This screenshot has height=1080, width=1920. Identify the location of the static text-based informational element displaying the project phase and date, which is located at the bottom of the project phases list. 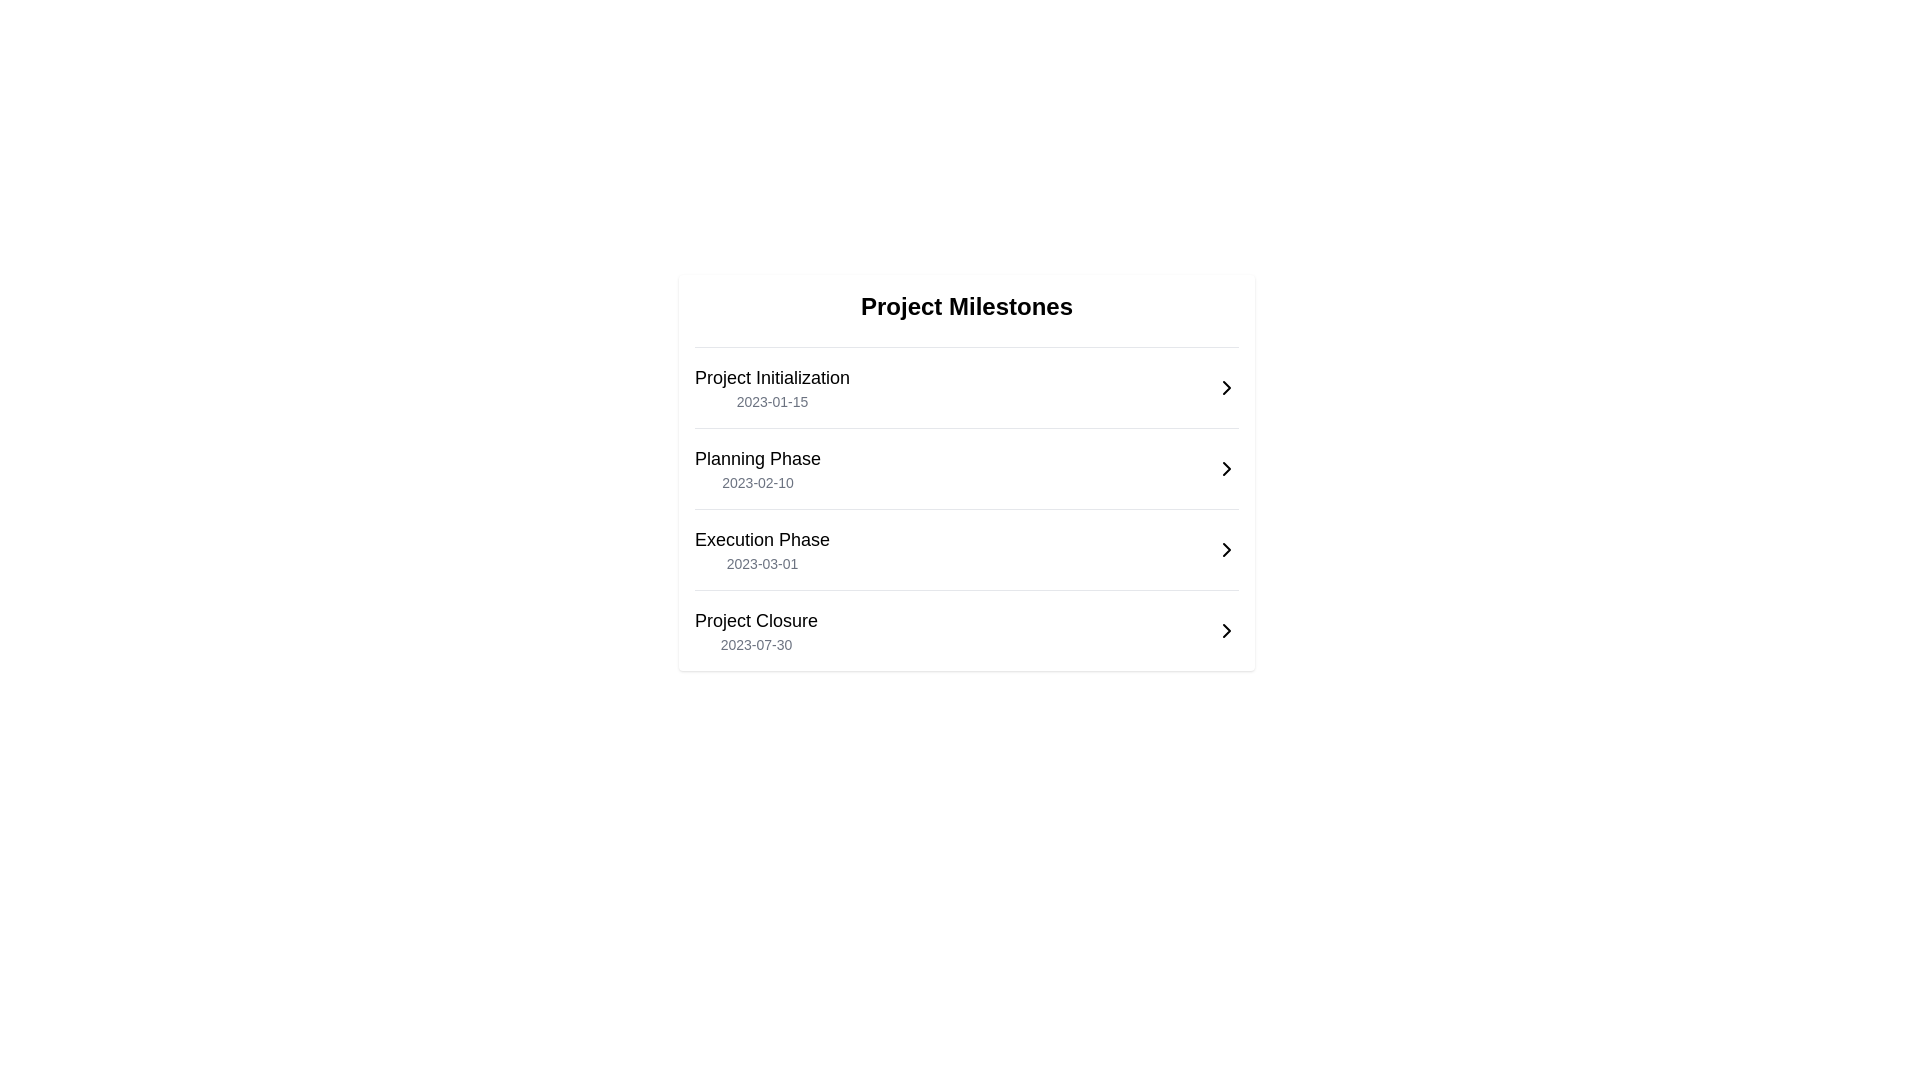
(755, 631).